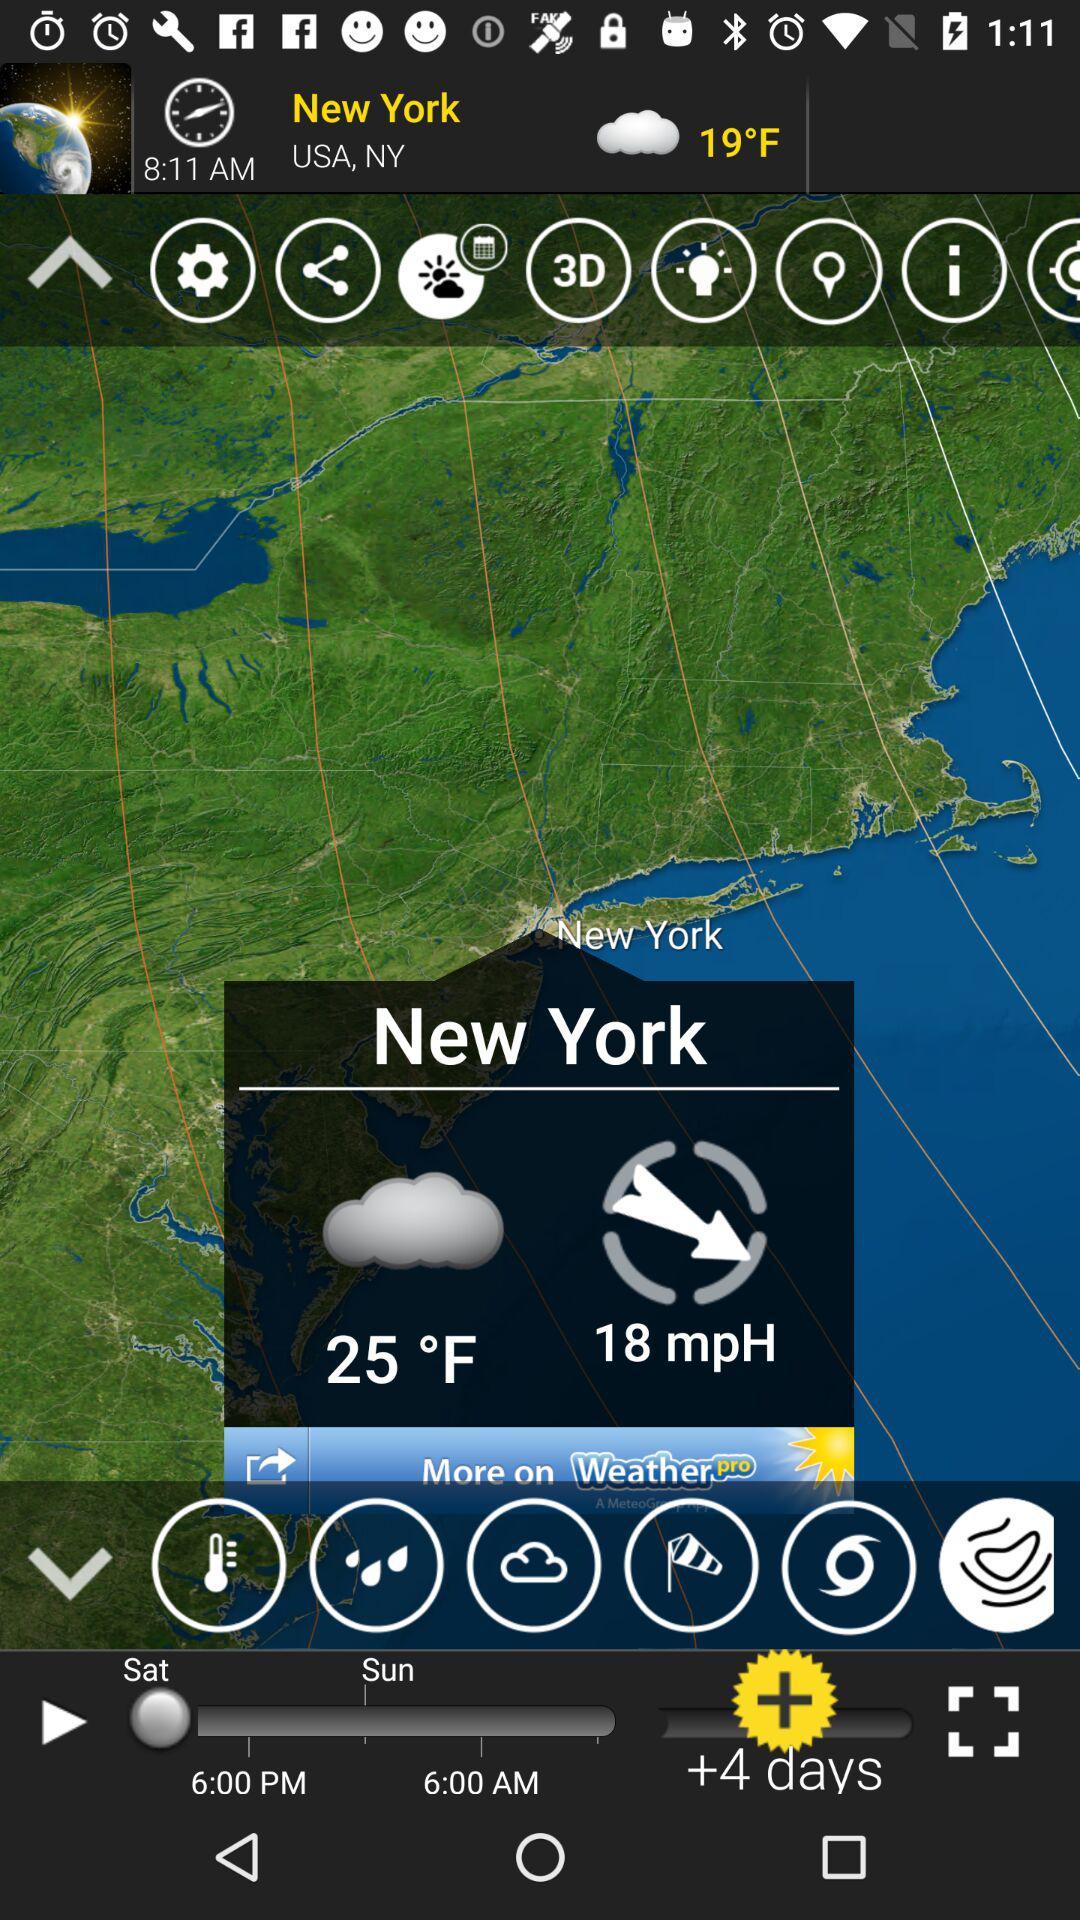 The width and height of the screenshot is (1080, 1920). What do you see at coordinates (982, 1720) in the screenshot?
I see `the fullscreen icon` at bounding box center [982, 1720].